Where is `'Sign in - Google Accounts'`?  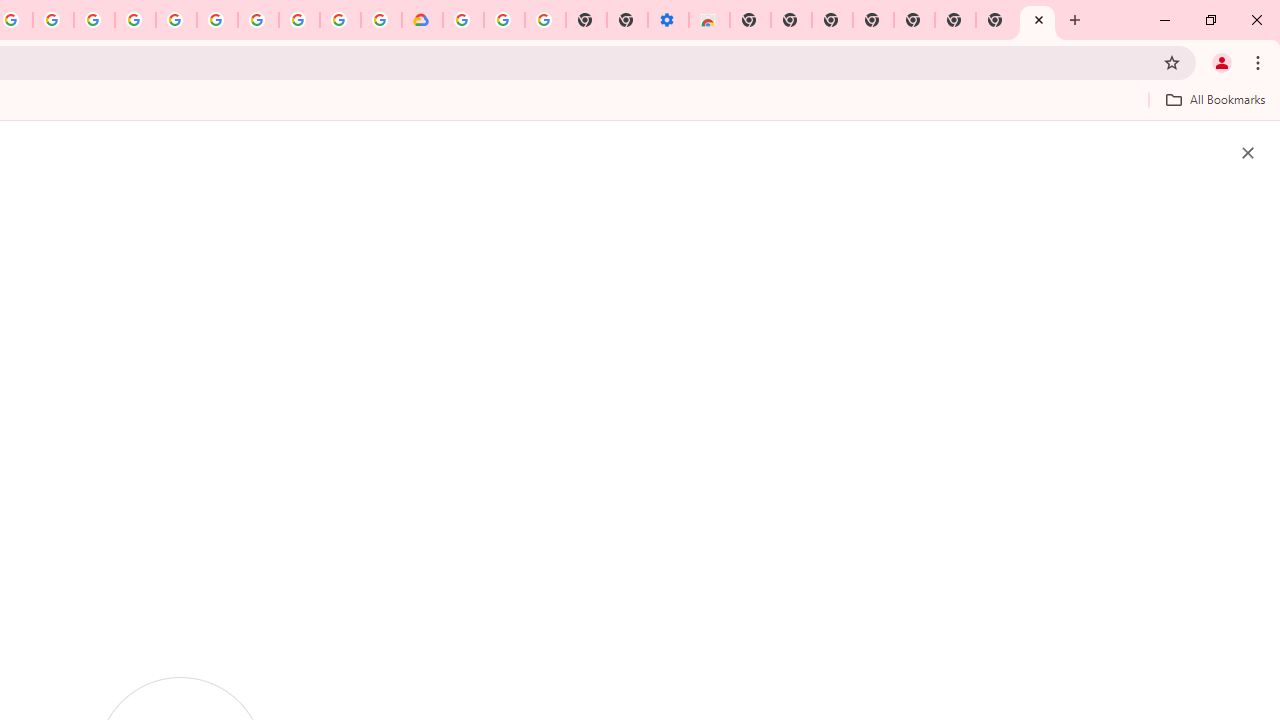 'Sign in - Google Accounts' is located at coordinates (462, 20).